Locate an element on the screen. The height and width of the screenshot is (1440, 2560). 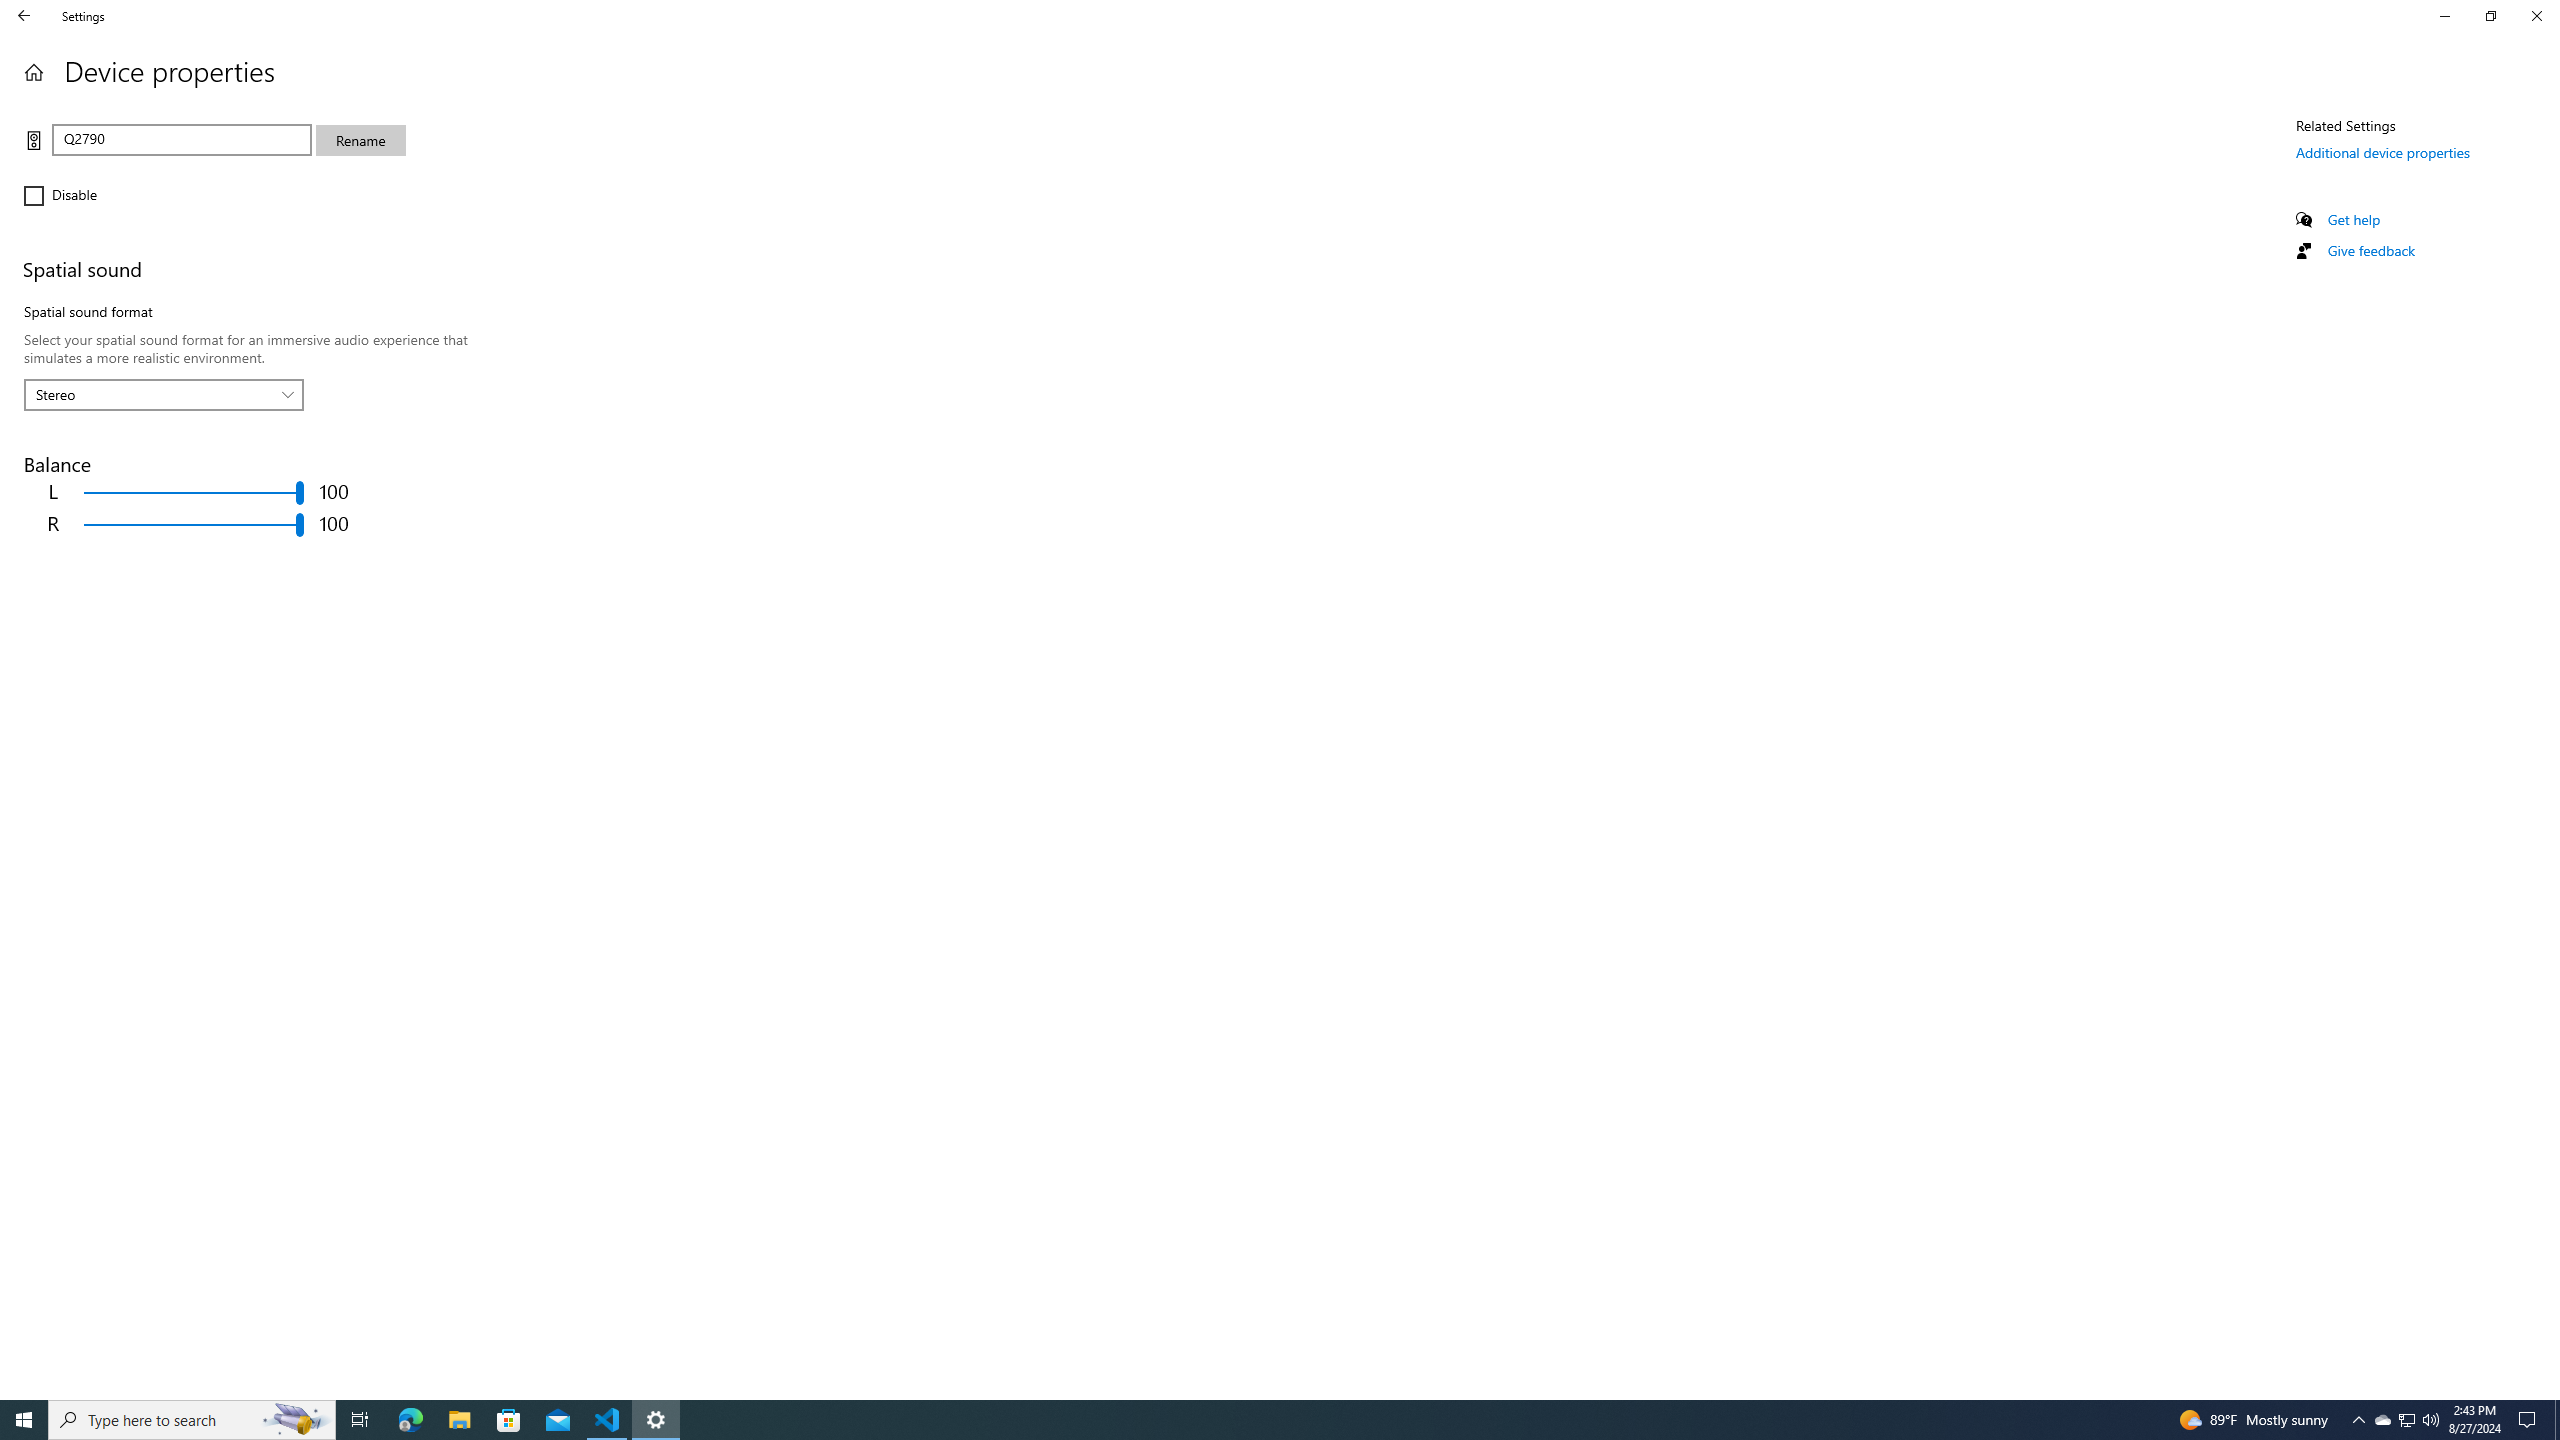
'Spatial sound format' is located at coordinates (163, 394).